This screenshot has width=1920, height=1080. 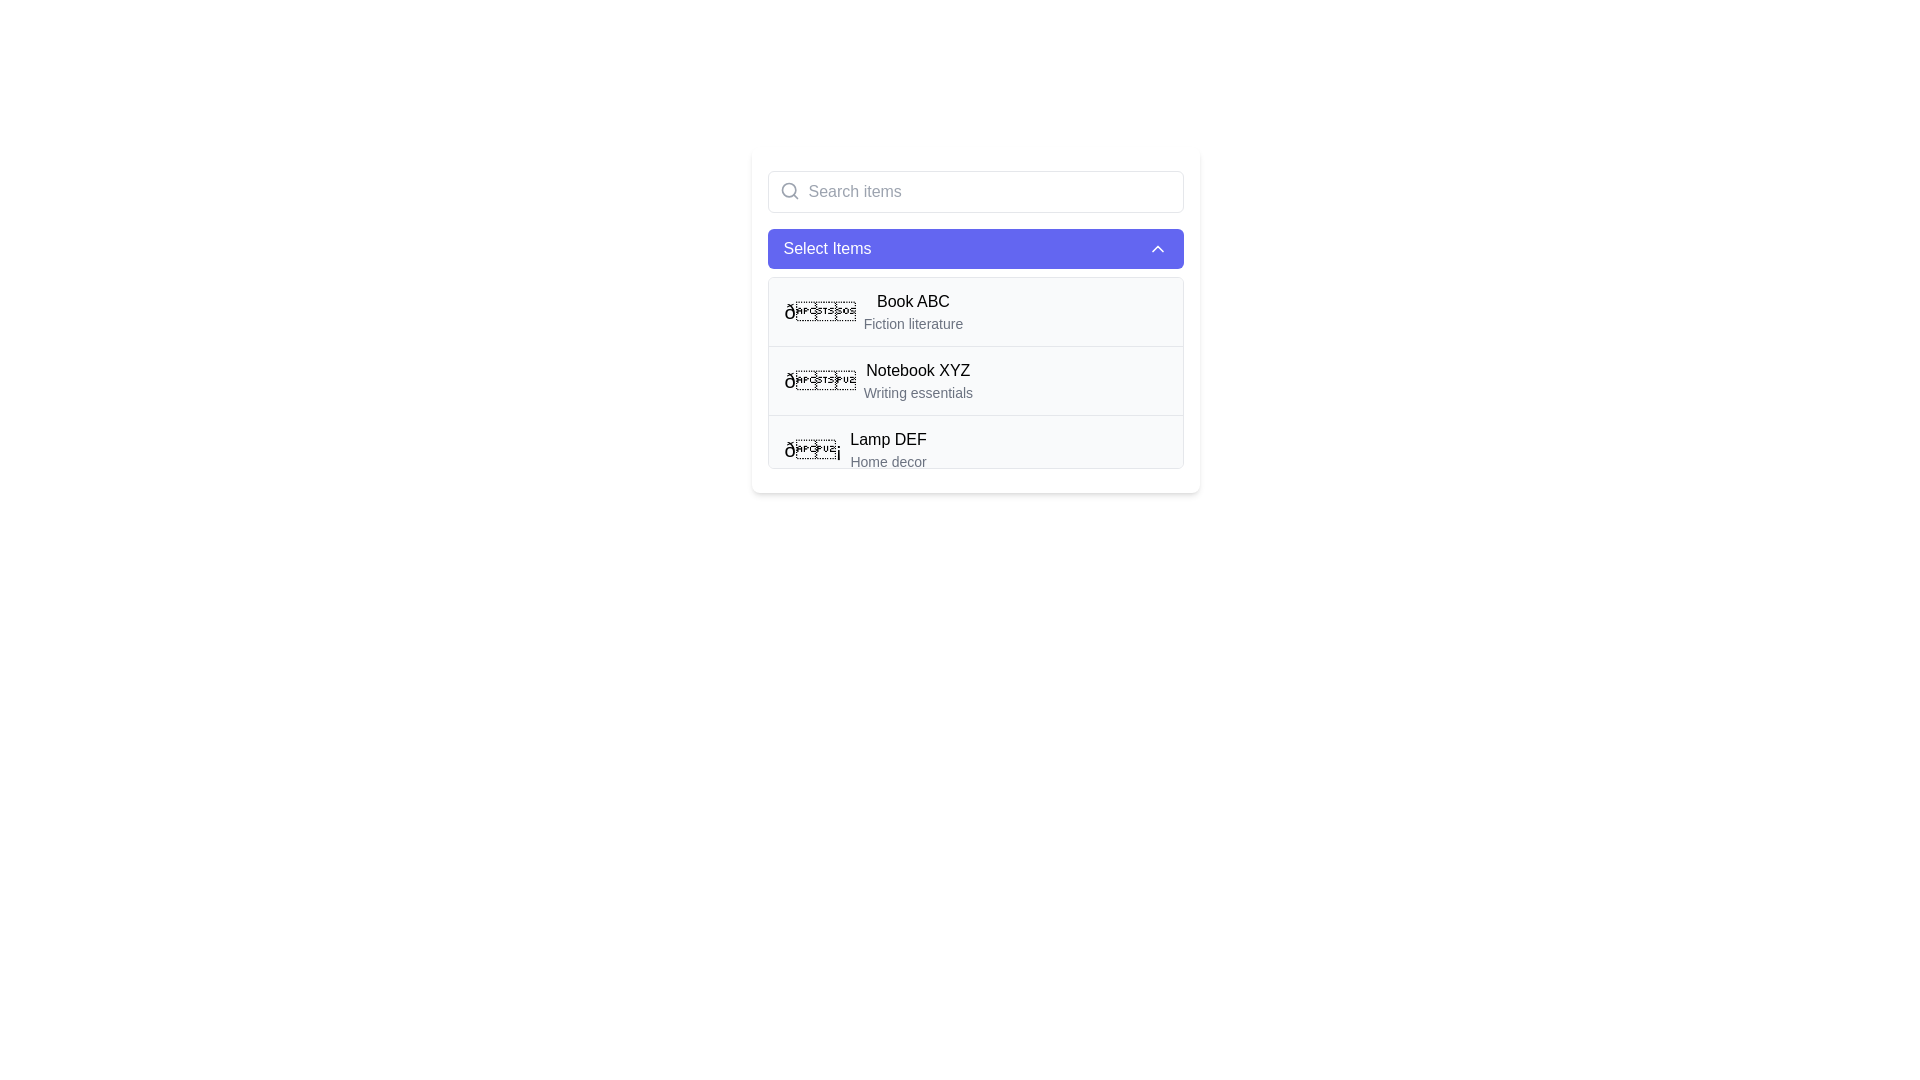 I want to click on to select the 'Lamp DEF' text block located in the third entry of the vertical list, which includes an emoji icon to the left, so click(x=887, y=450).